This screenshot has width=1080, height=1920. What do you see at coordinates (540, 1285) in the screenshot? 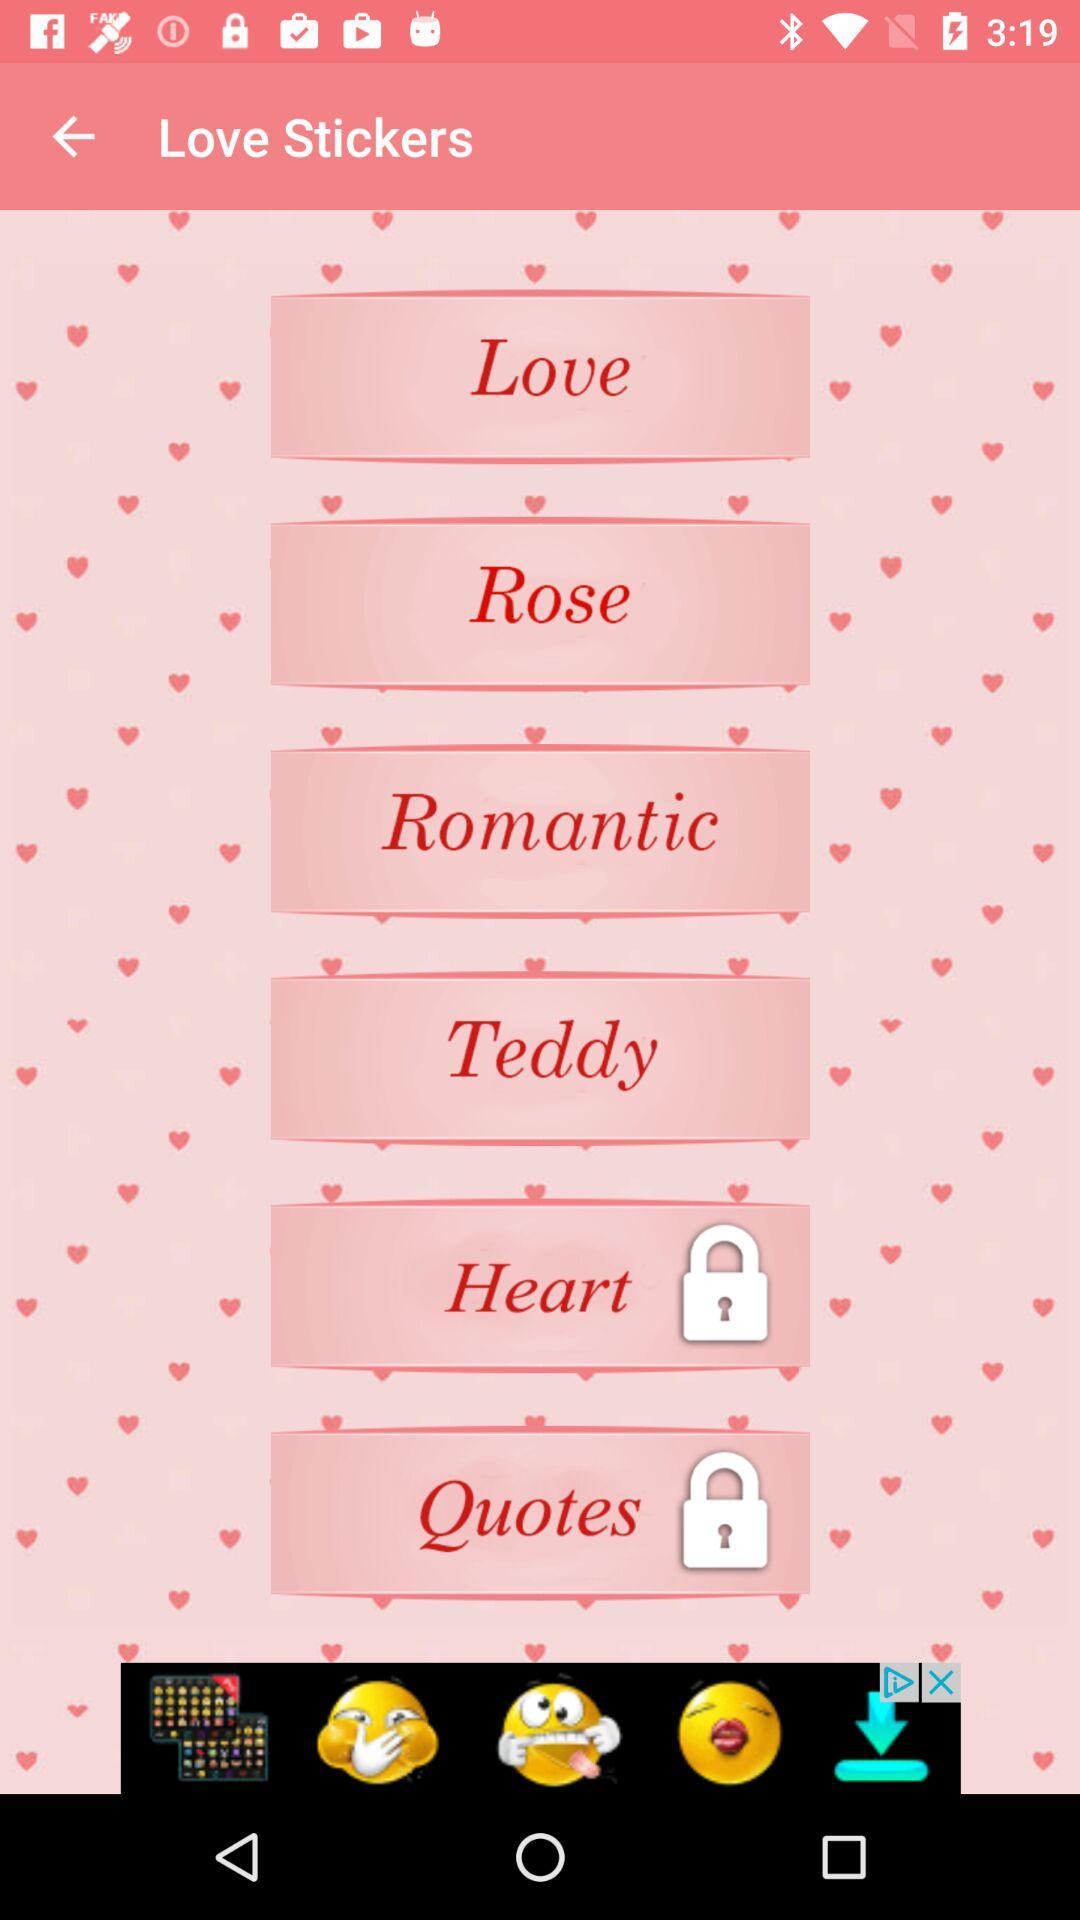
I see `heart sticker locked` at bounding box center [540, 1285].